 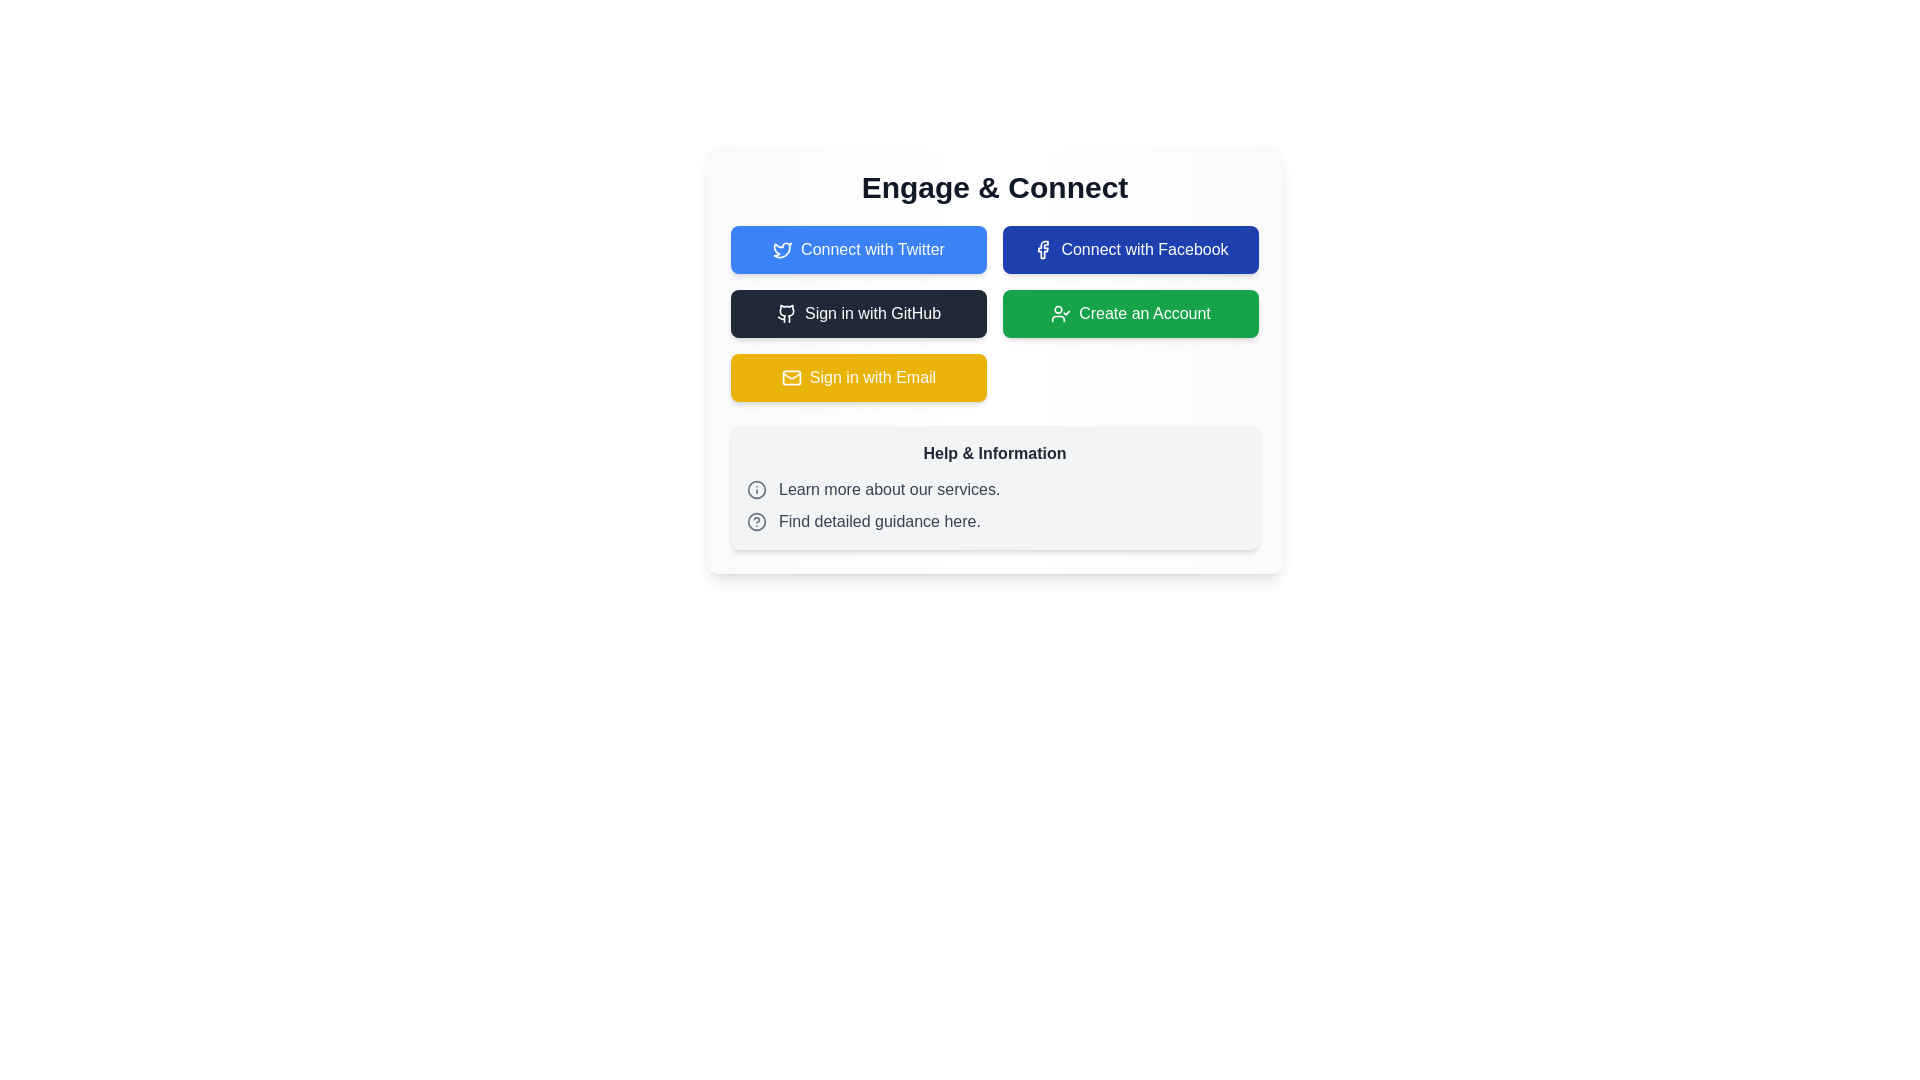 I want to click on the 'Sign in with GitHub' button, which is a rectangular button with a dark gray background, a white GitHub logo icon on the left, and white text centered on the button, located under the heading 'Engage & Connect', so click(x=859, y=313).